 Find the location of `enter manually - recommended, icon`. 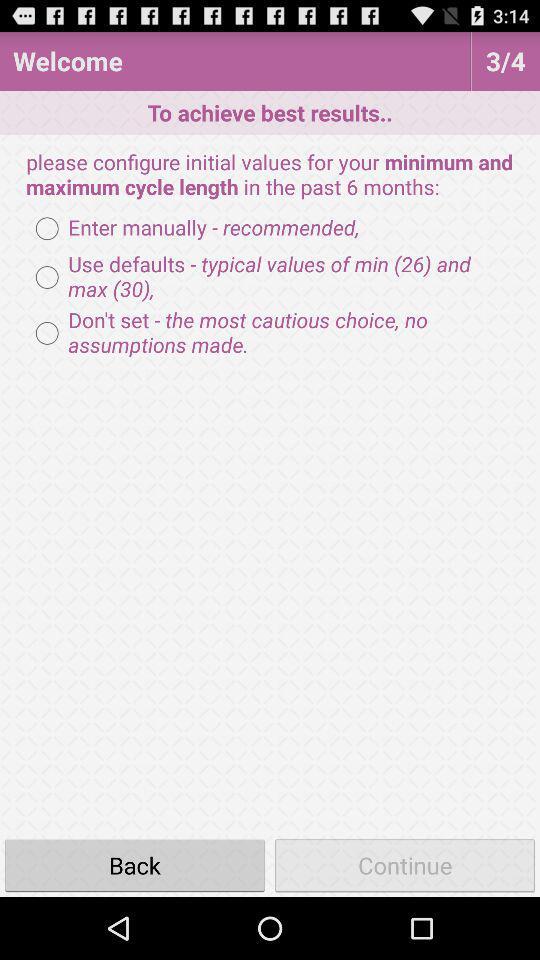

enter manually - recommended, icon is located at coordinates (192, 228).